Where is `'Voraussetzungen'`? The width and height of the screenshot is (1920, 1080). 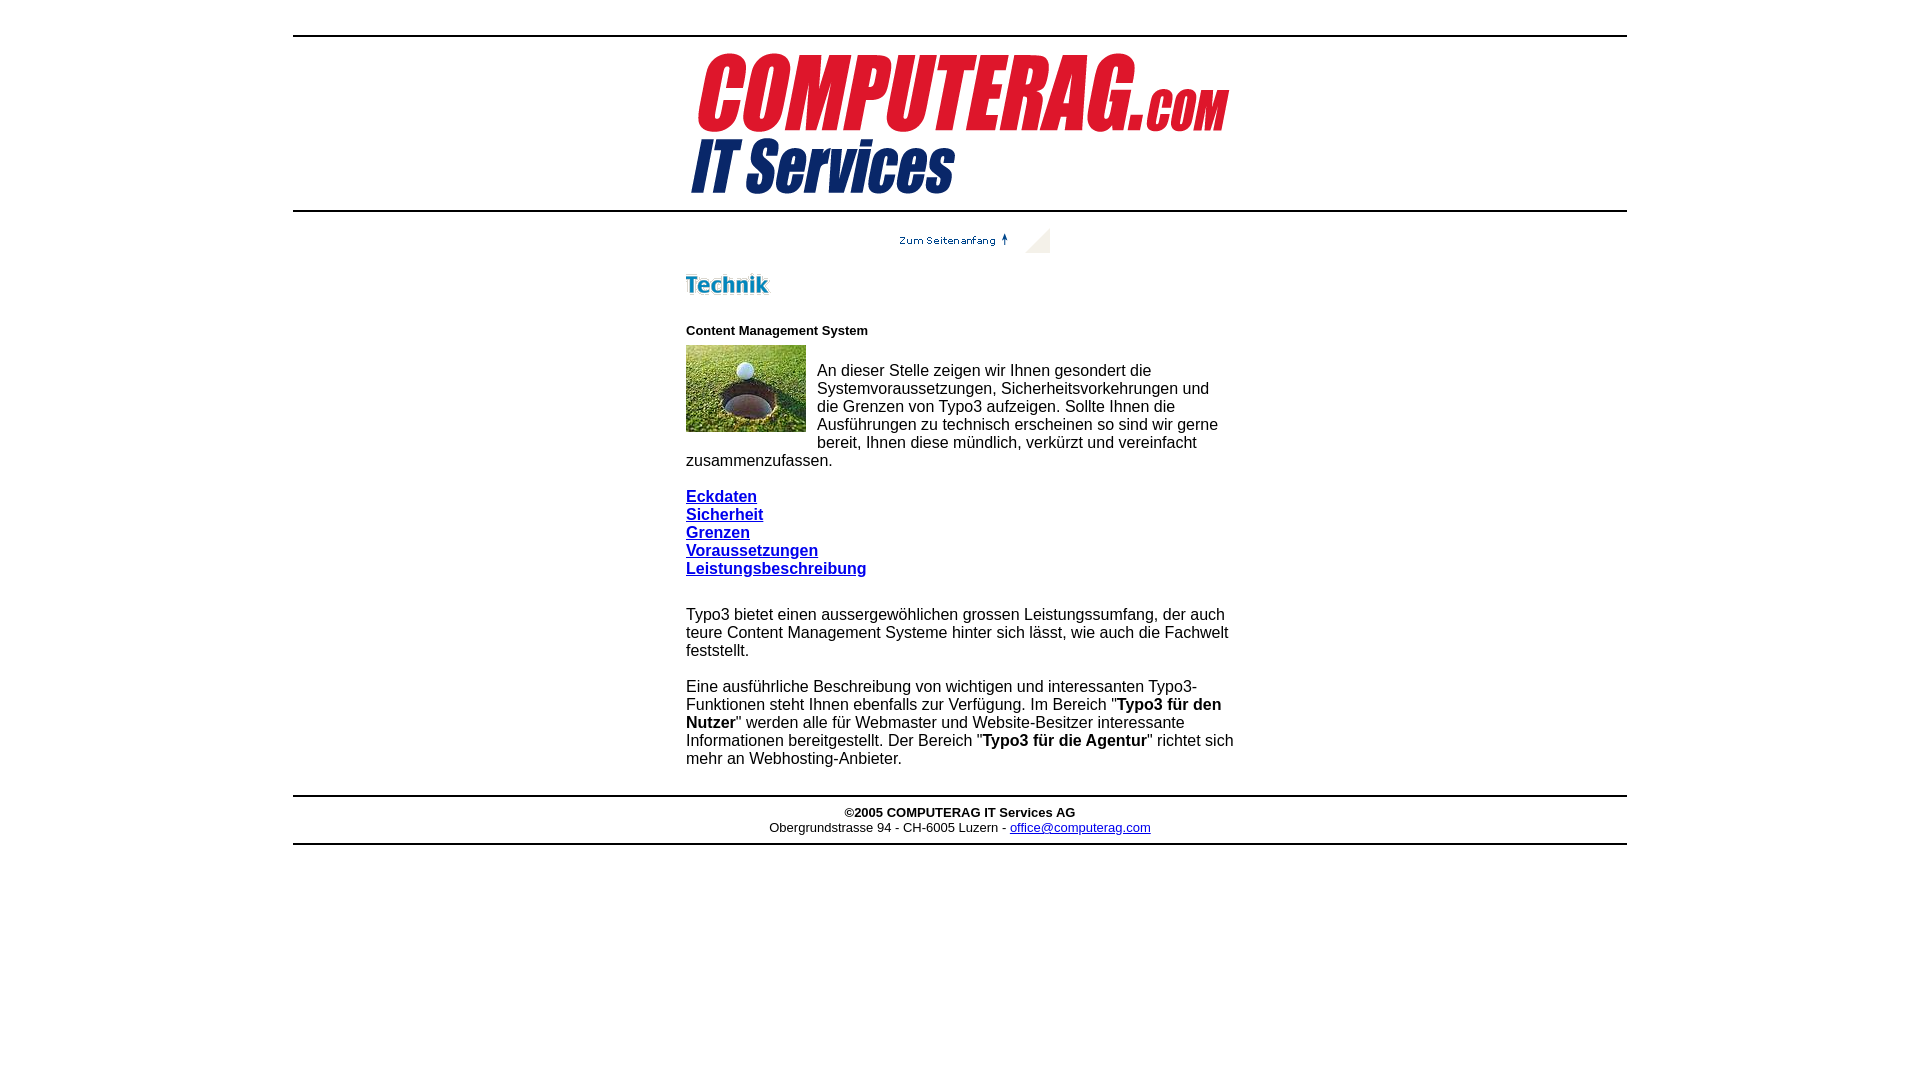
'Voraussetzungen' is located at coordinates (751, 550).